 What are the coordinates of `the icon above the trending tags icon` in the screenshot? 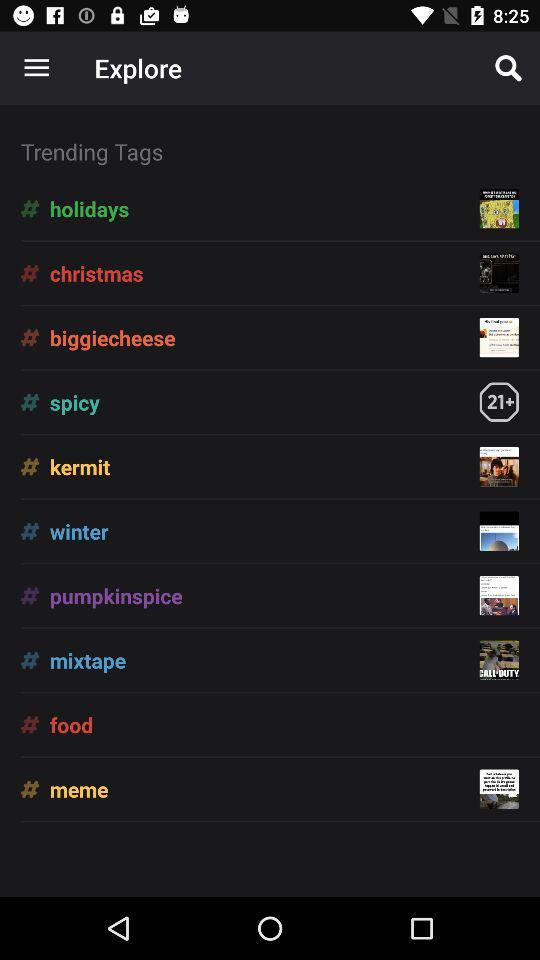 It's located at (36, 68).